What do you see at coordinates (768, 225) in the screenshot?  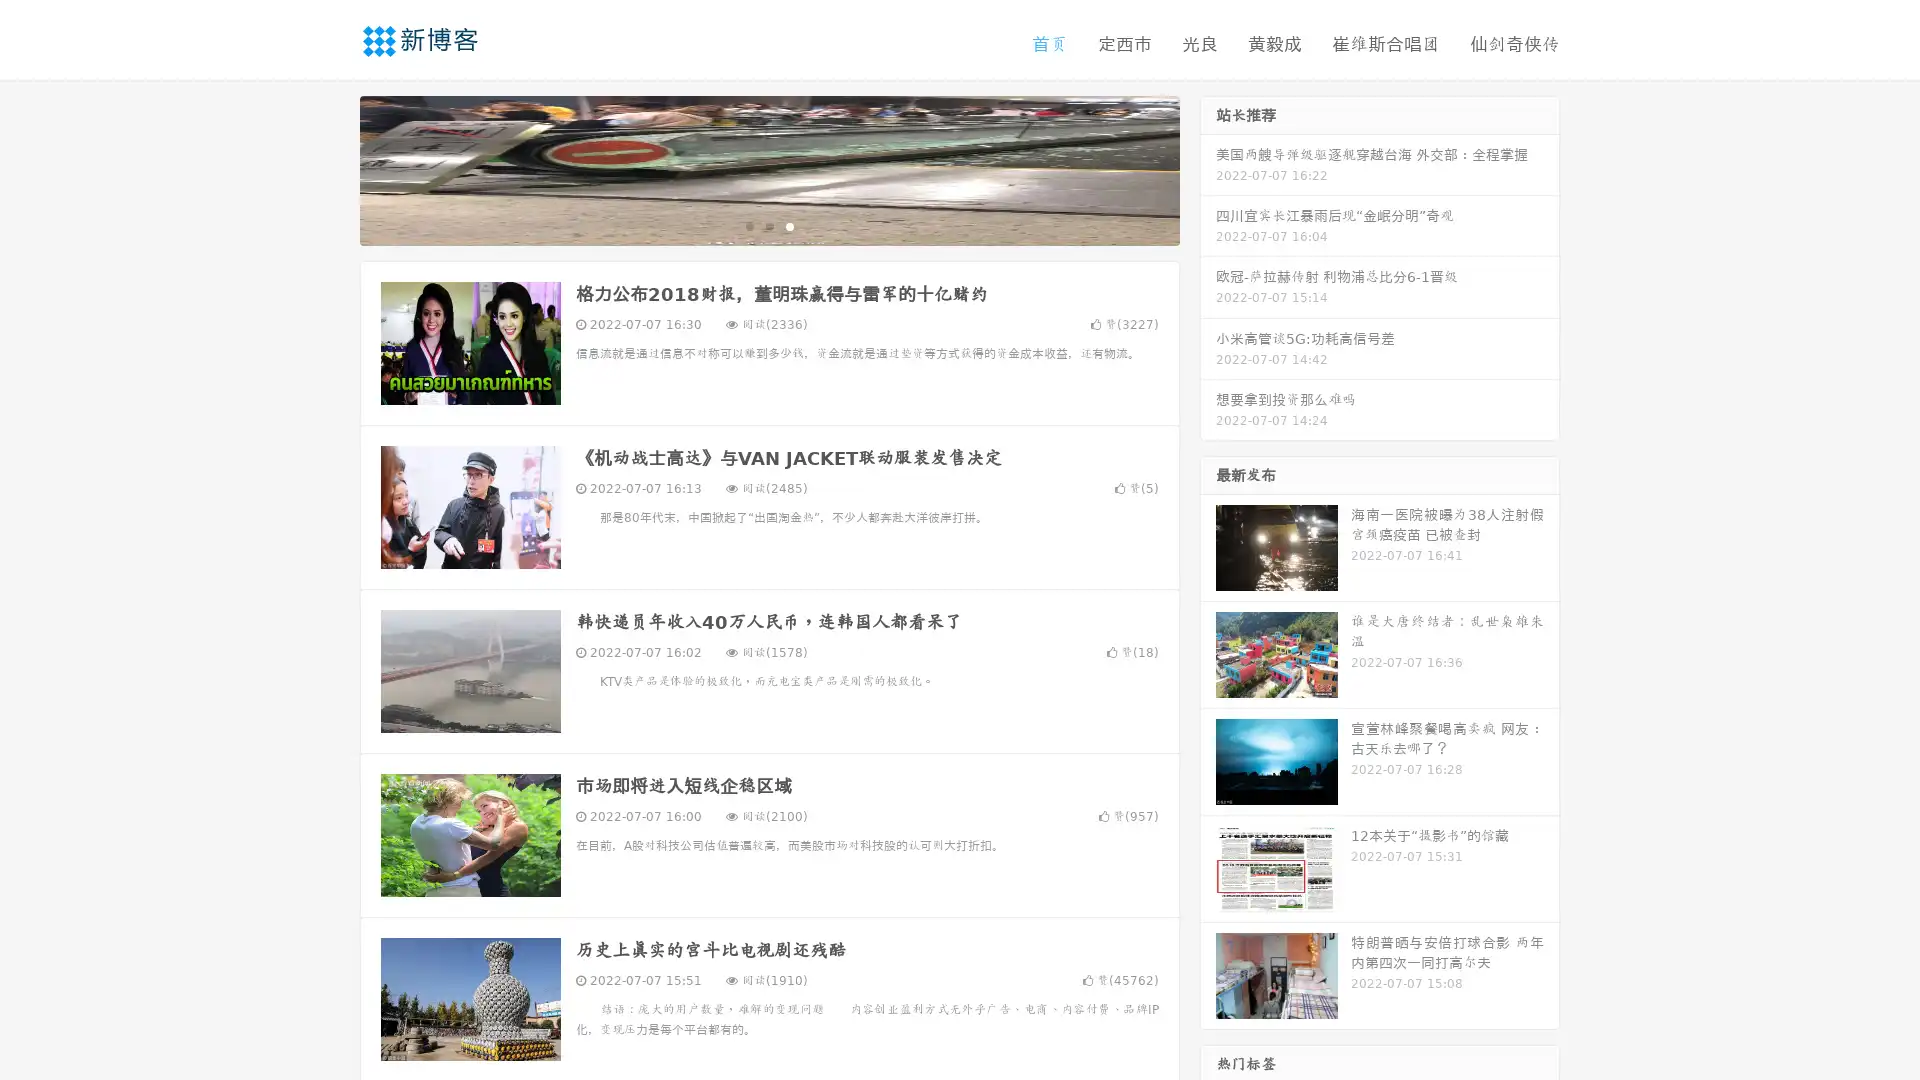 I see `Go to slide 2` at bounding box center [768, 225].